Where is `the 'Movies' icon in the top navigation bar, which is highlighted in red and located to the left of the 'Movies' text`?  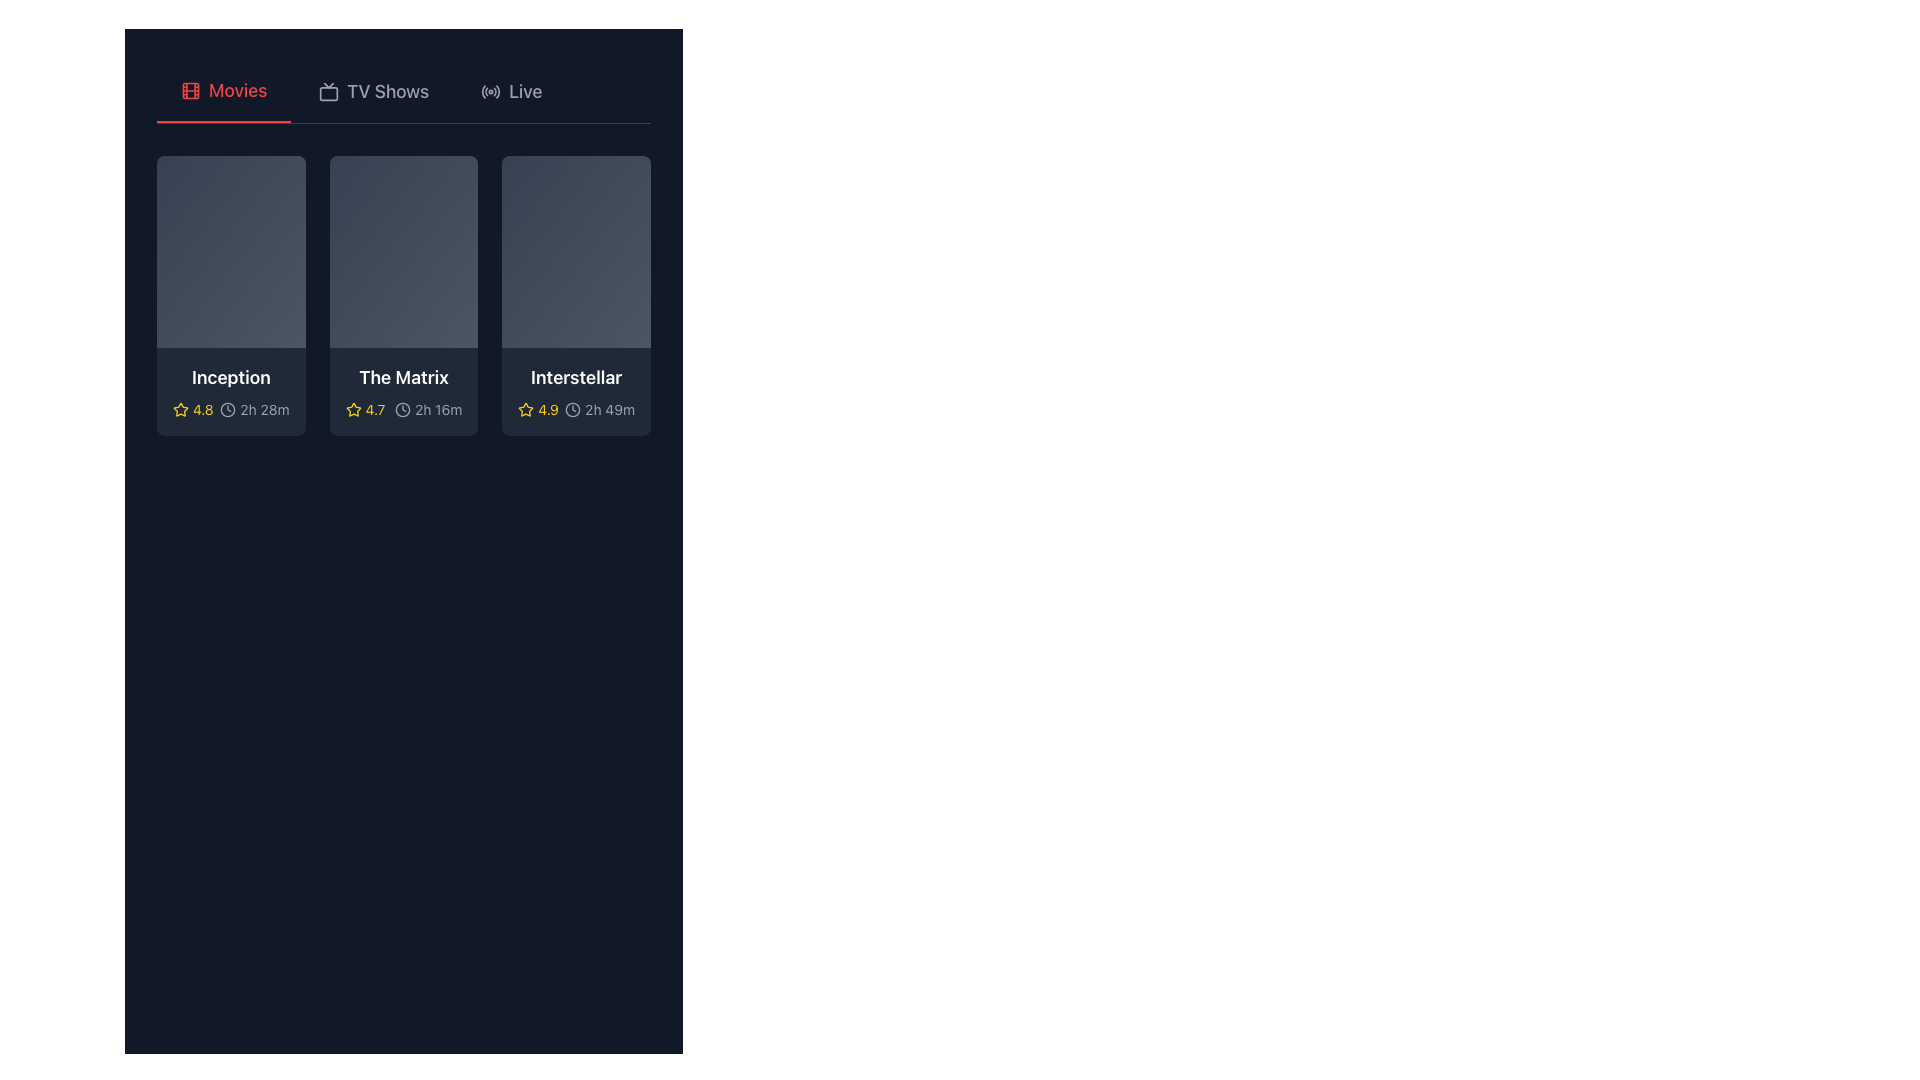 the 'Movies' icon in the top navigation bar, which is highlighted in red and located to the left of the 'Movies' text is located at coordinates (191, 91).